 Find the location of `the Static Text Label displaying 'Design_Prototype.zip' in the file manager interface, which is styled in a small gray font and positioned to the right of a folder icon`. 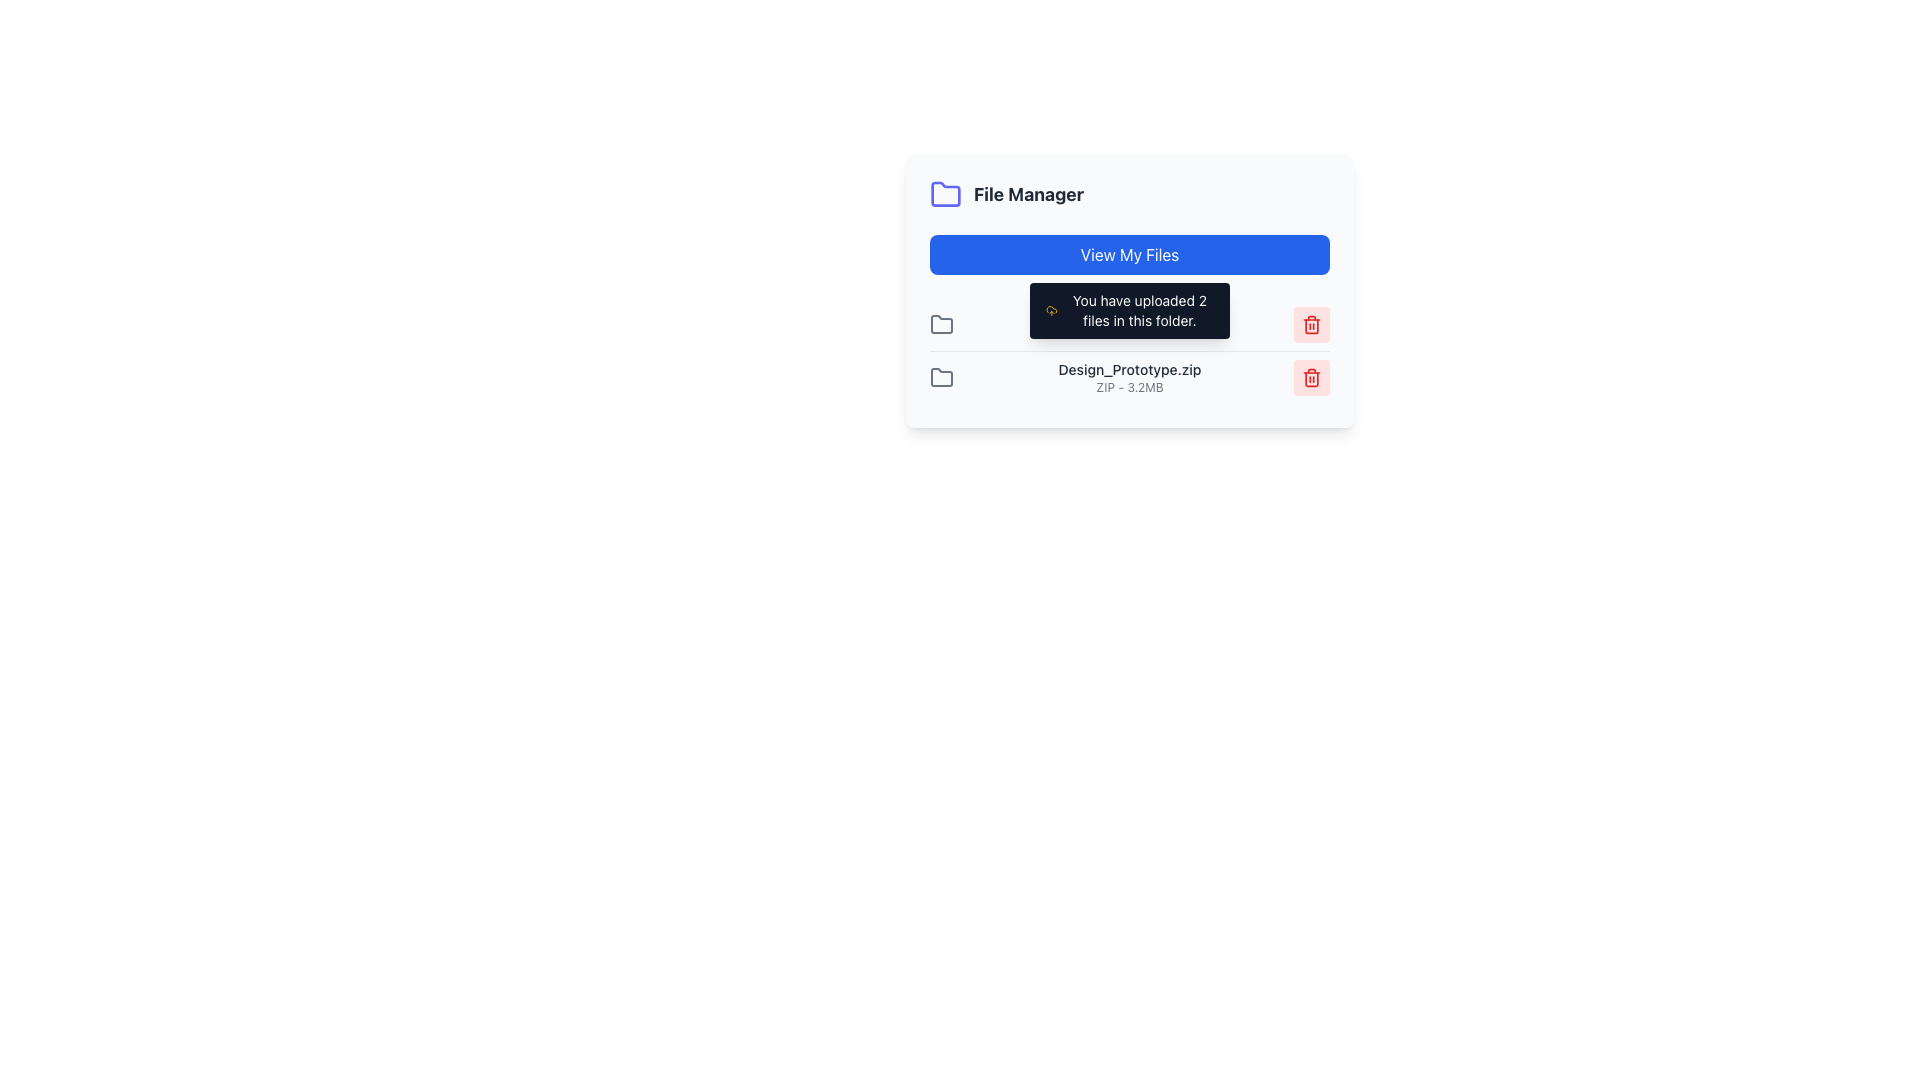

the Static Text Label displaying 'Design_Prototype.zip' in the file manager interface, which is styled in a small gray font and positioned to the right of a folder icon is located at coordinates (1129, 370).